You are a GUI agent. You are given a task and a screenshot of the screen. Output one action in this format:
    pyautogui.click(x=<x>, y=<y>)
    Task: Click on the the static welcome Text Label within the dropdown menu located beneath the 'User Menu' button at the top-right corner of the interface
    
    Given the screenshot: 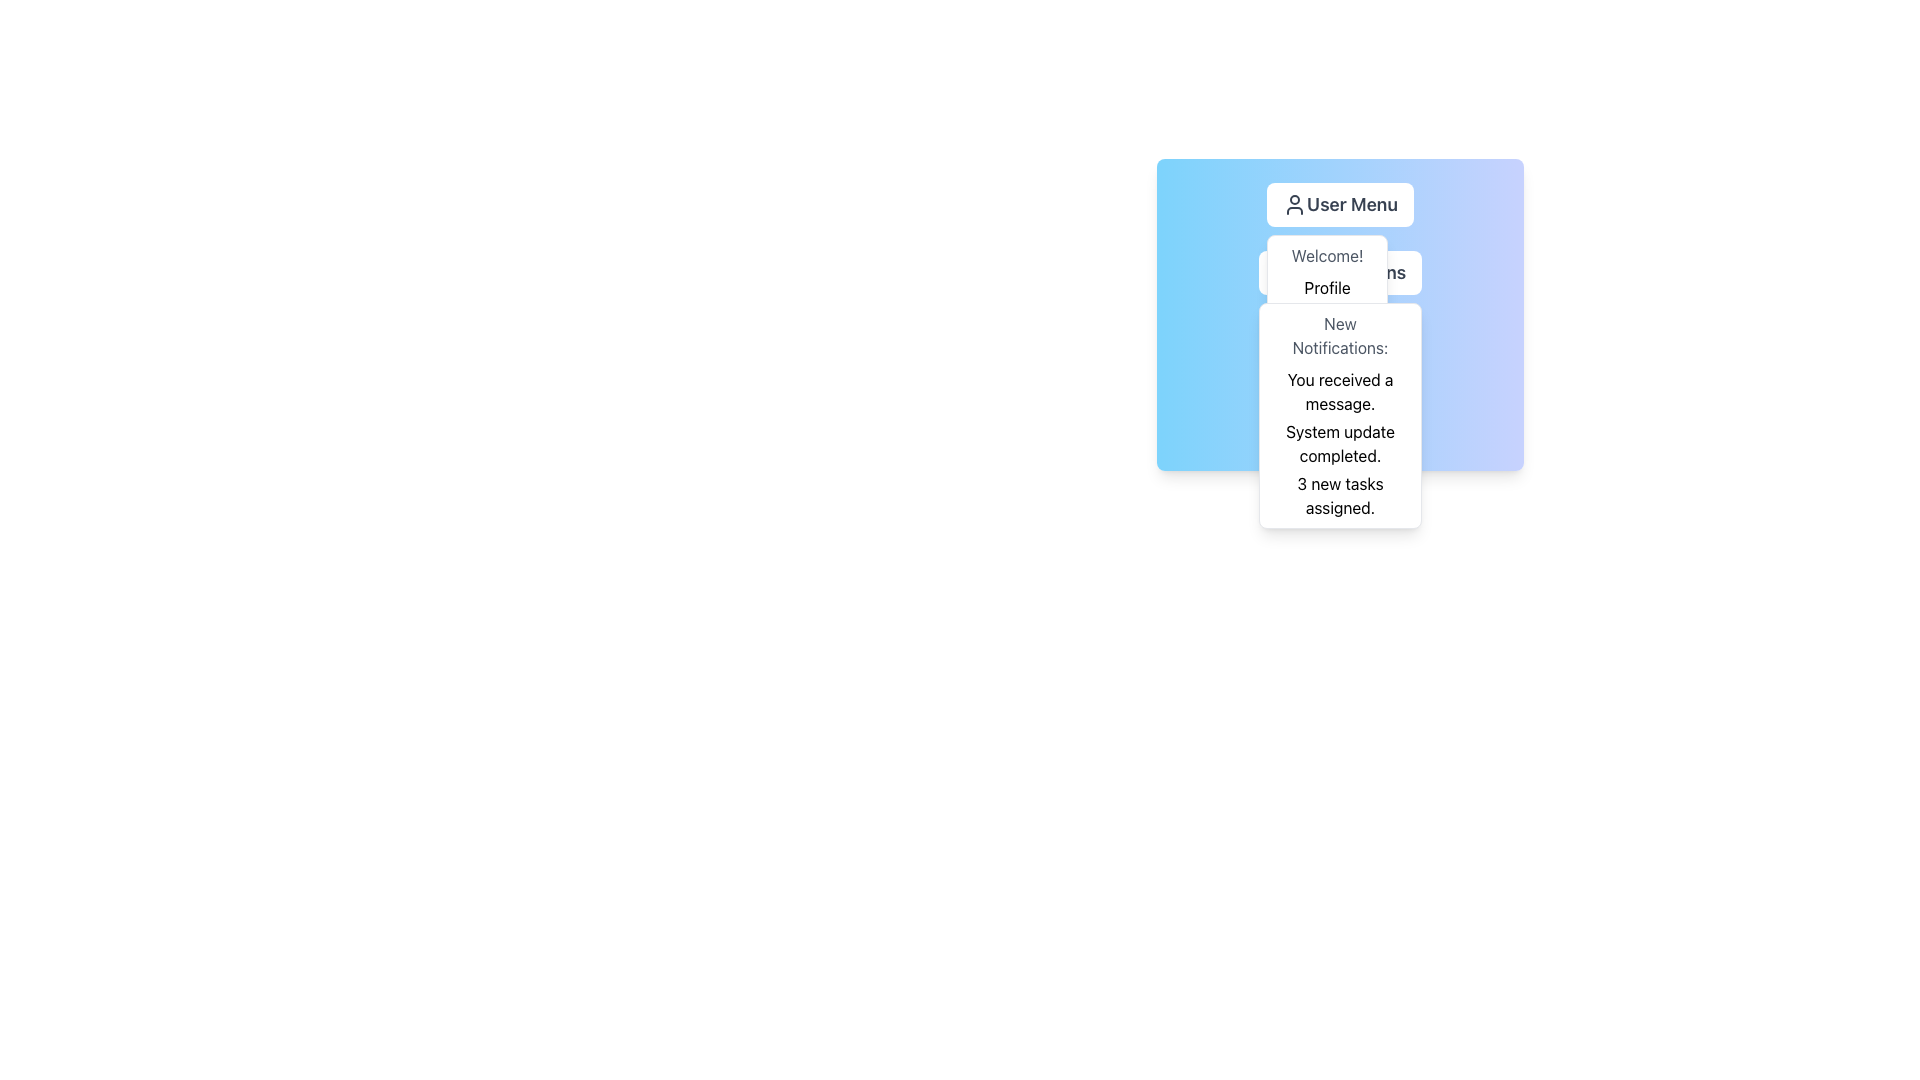 What is the action you would take?
    pyautogui.click(x=1327, y=254)
    